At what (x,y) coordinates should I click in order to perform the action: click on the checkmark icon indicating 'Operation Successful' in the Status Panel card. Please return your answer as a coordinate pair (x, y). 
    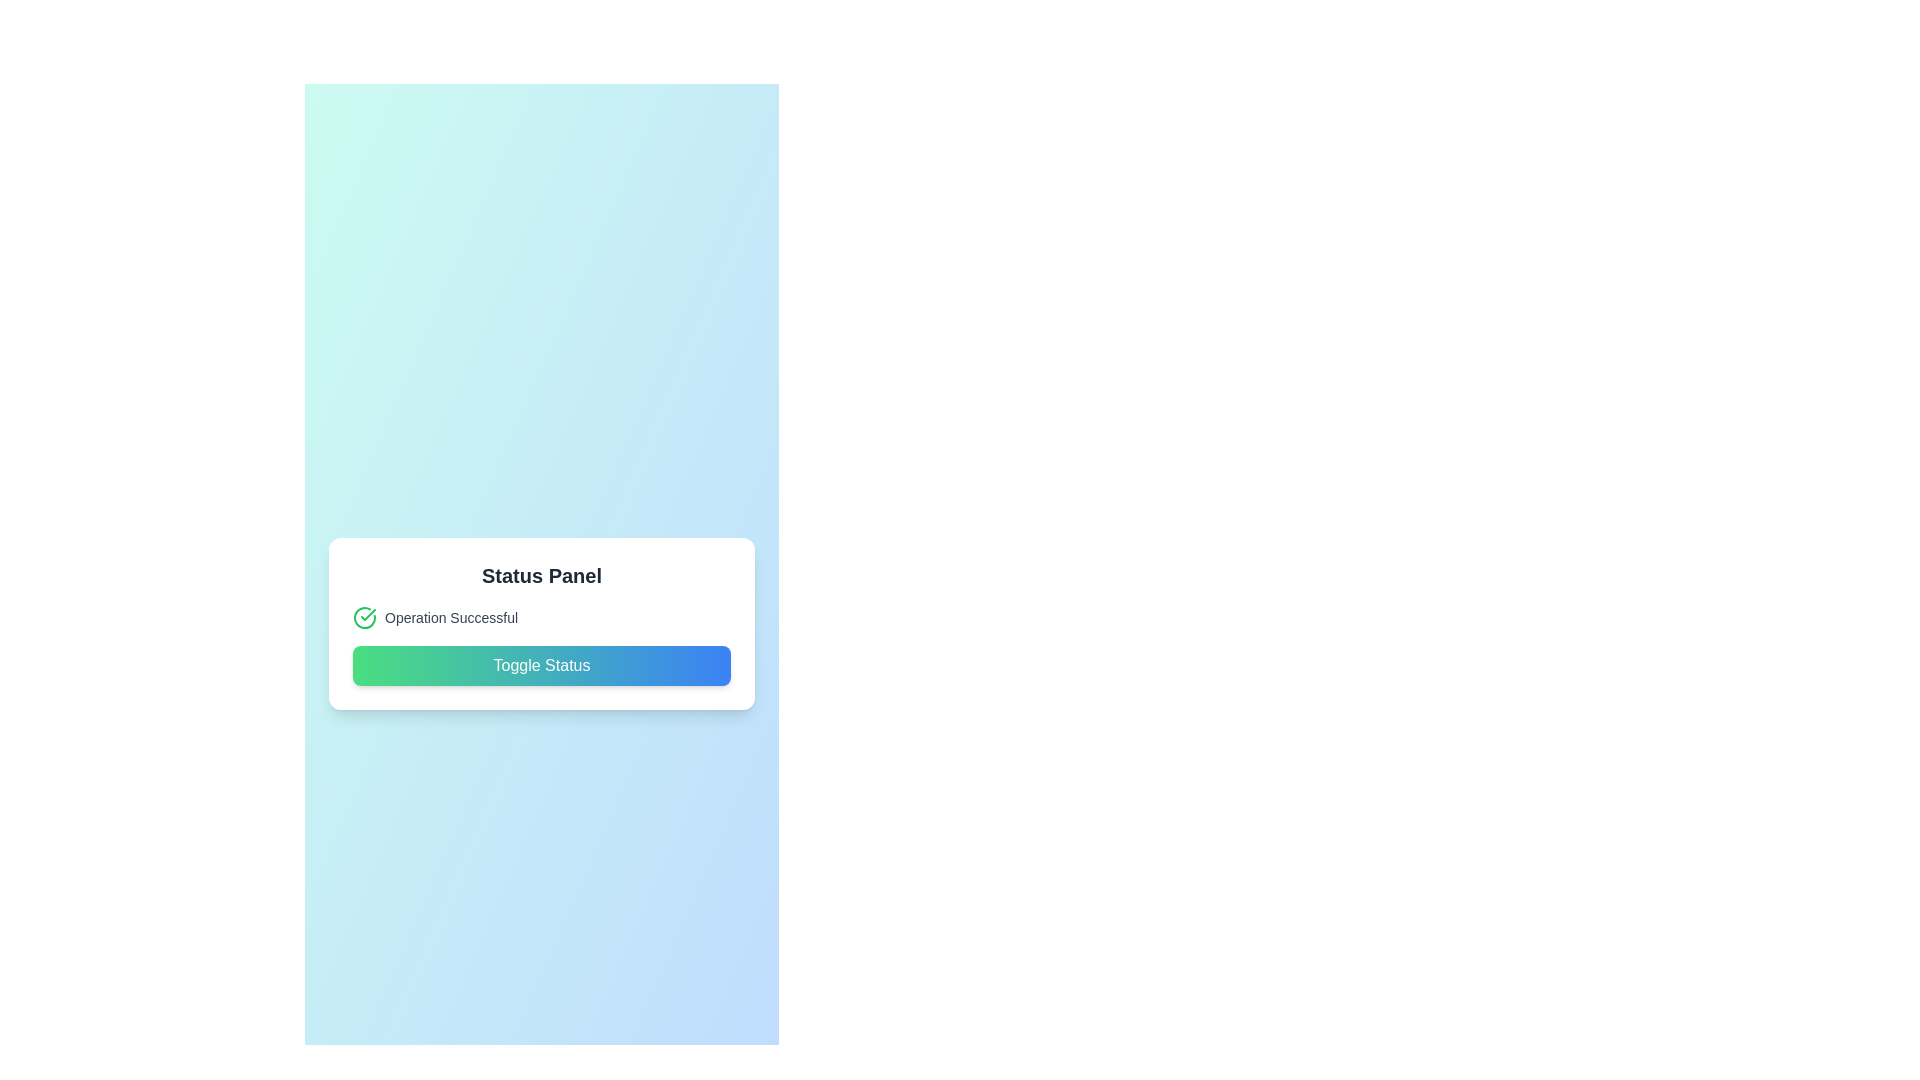
    Looking at the image, I should click on (368, 613).